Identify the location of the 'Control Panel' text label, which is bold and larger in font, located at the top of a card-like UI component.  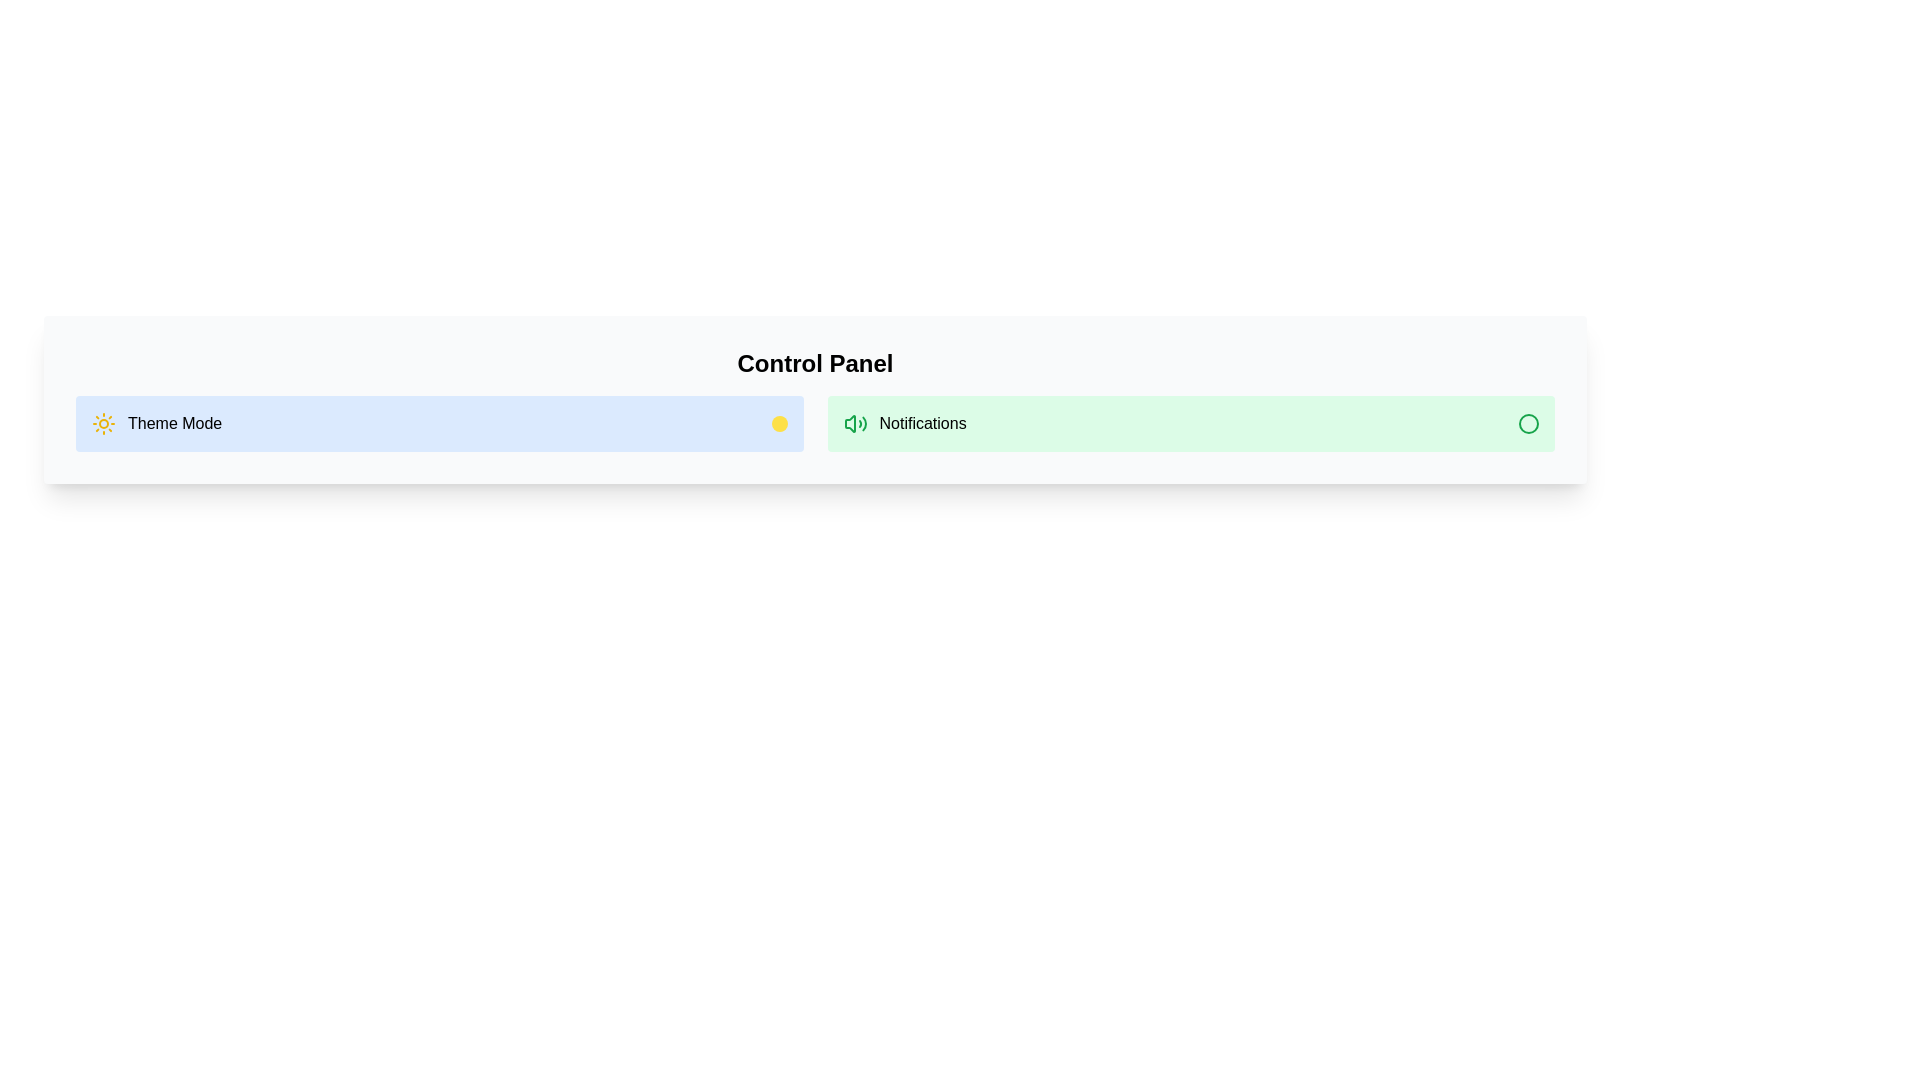
(815, 363).